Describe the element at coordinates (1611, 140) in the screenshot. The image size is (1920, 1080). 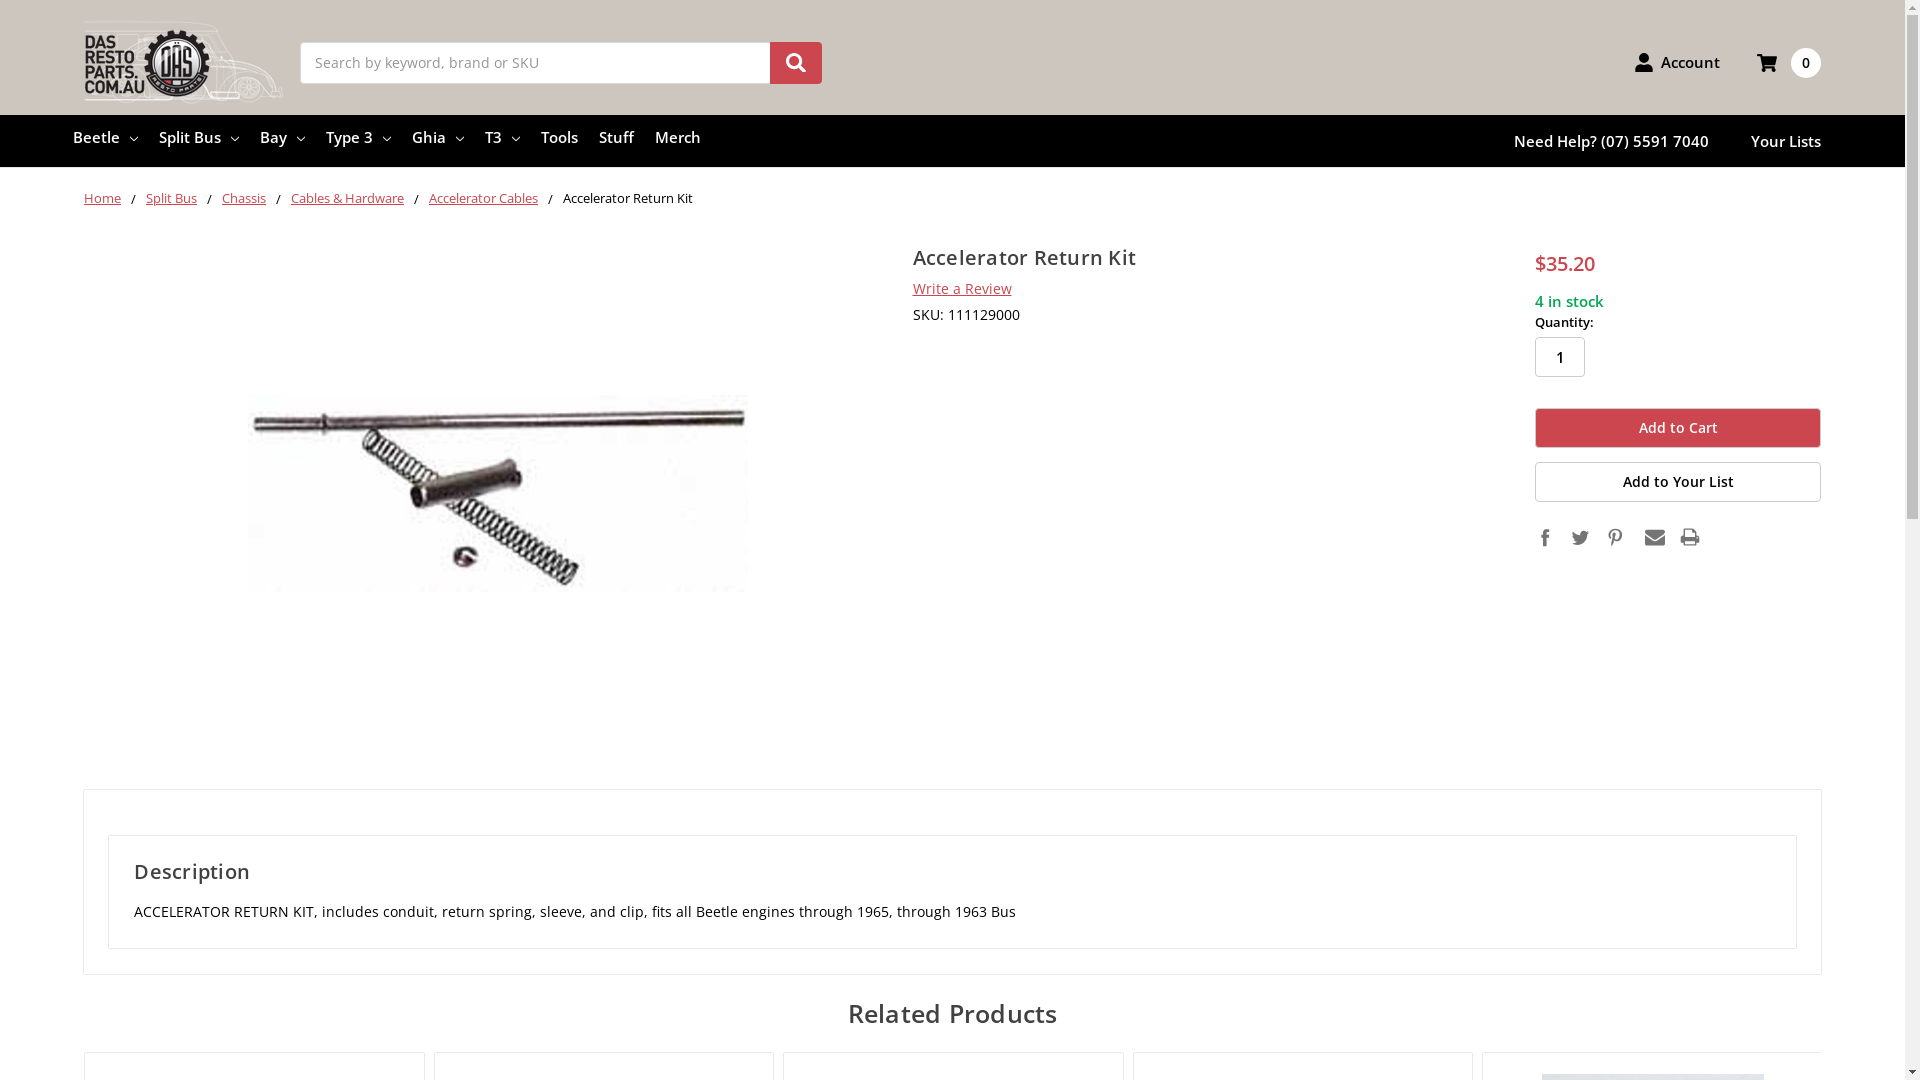
I see `'Need Help? (07) 5591 7040'` at that location.